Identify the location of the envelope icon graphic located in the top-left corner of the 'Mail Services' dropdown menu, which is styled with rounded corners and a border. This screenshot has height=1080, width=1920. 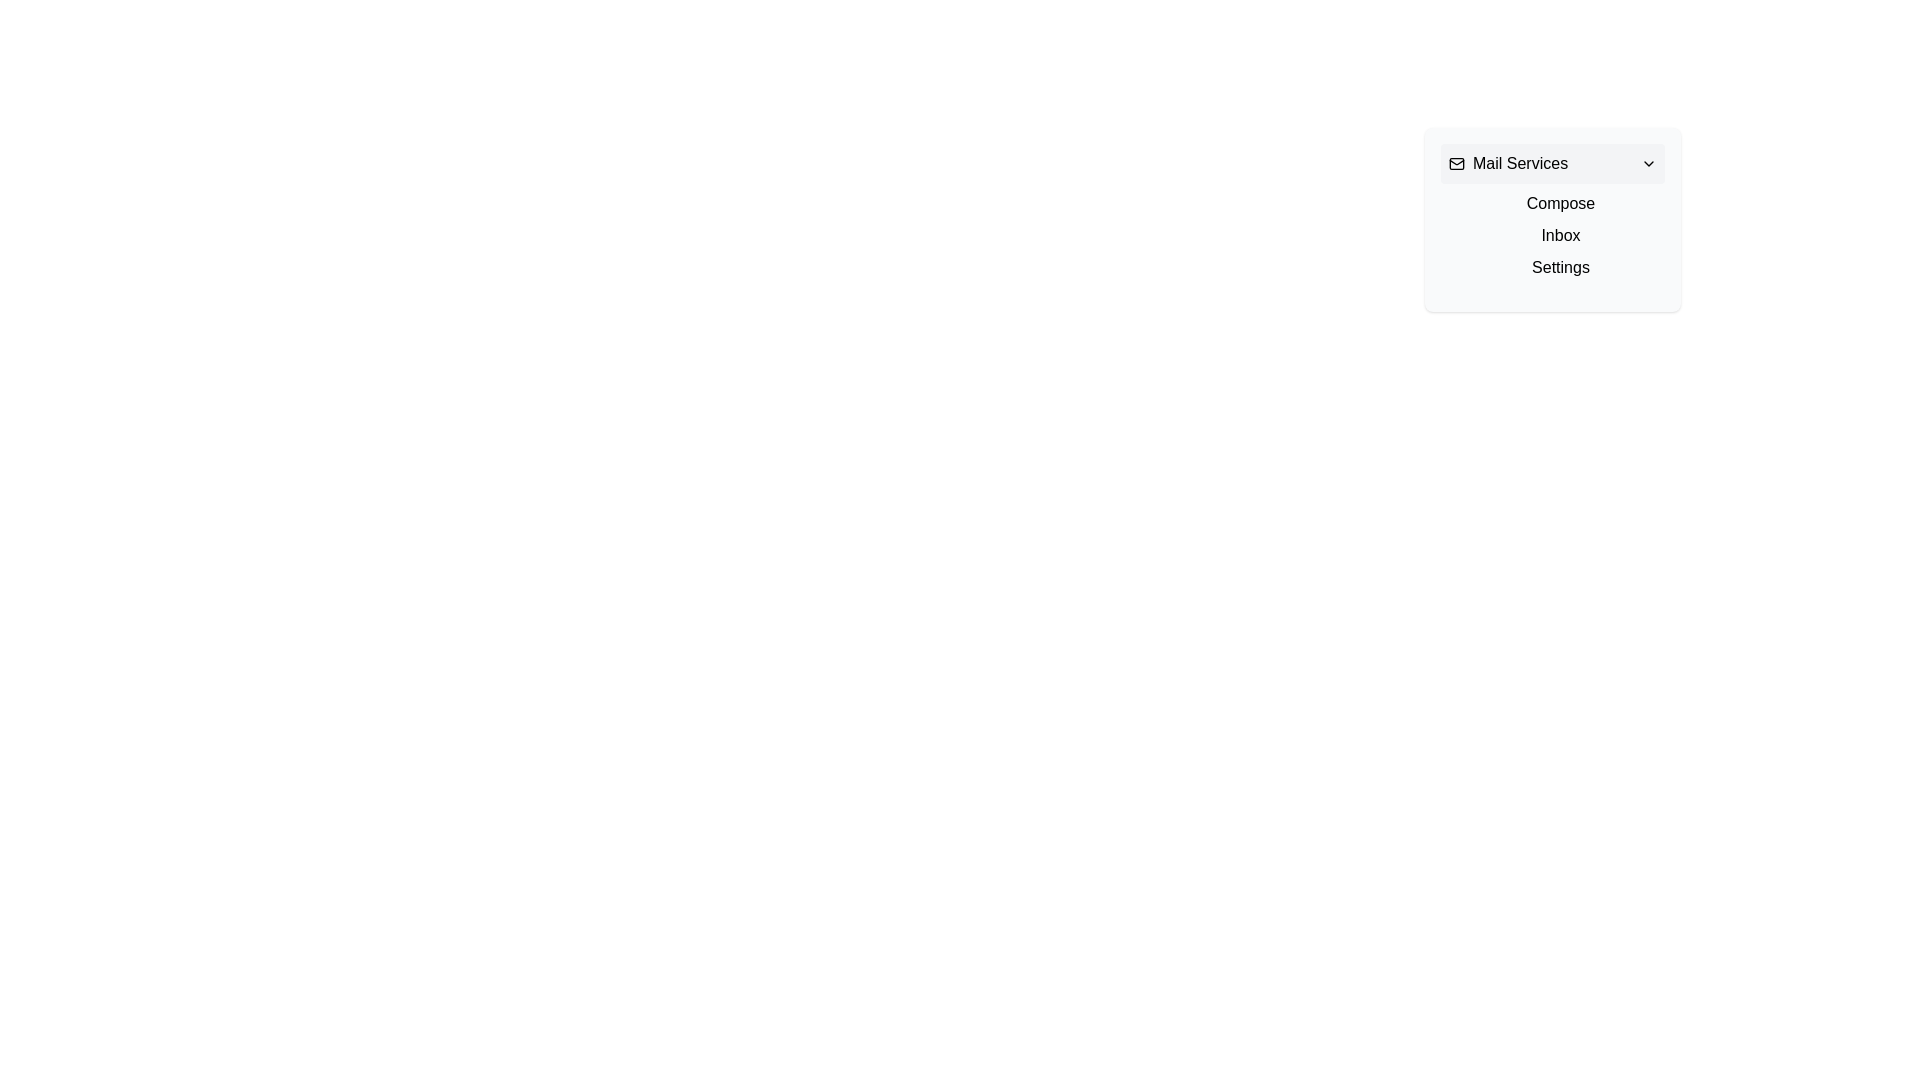
(1457, 163).